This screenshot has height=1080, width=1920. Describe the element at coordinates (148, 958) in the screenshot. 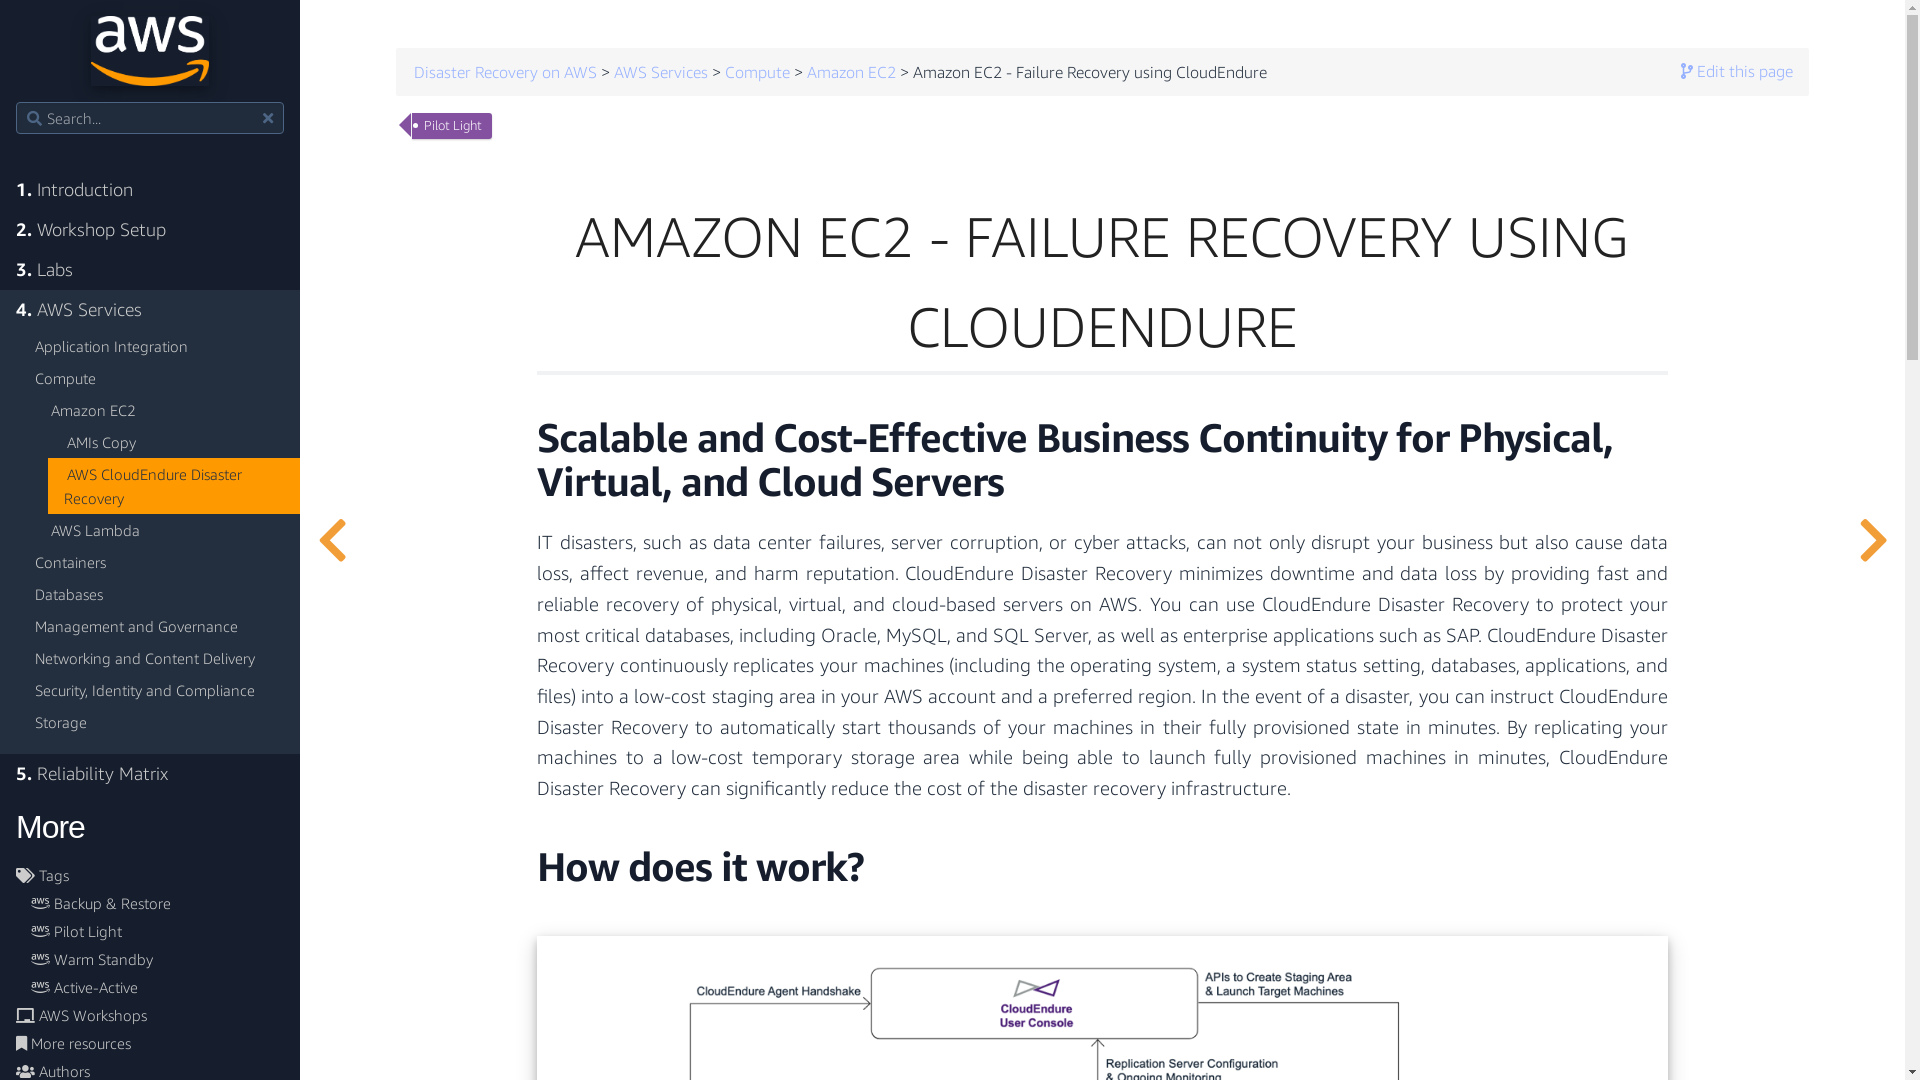

I see `'Warm Standby'` at that location.